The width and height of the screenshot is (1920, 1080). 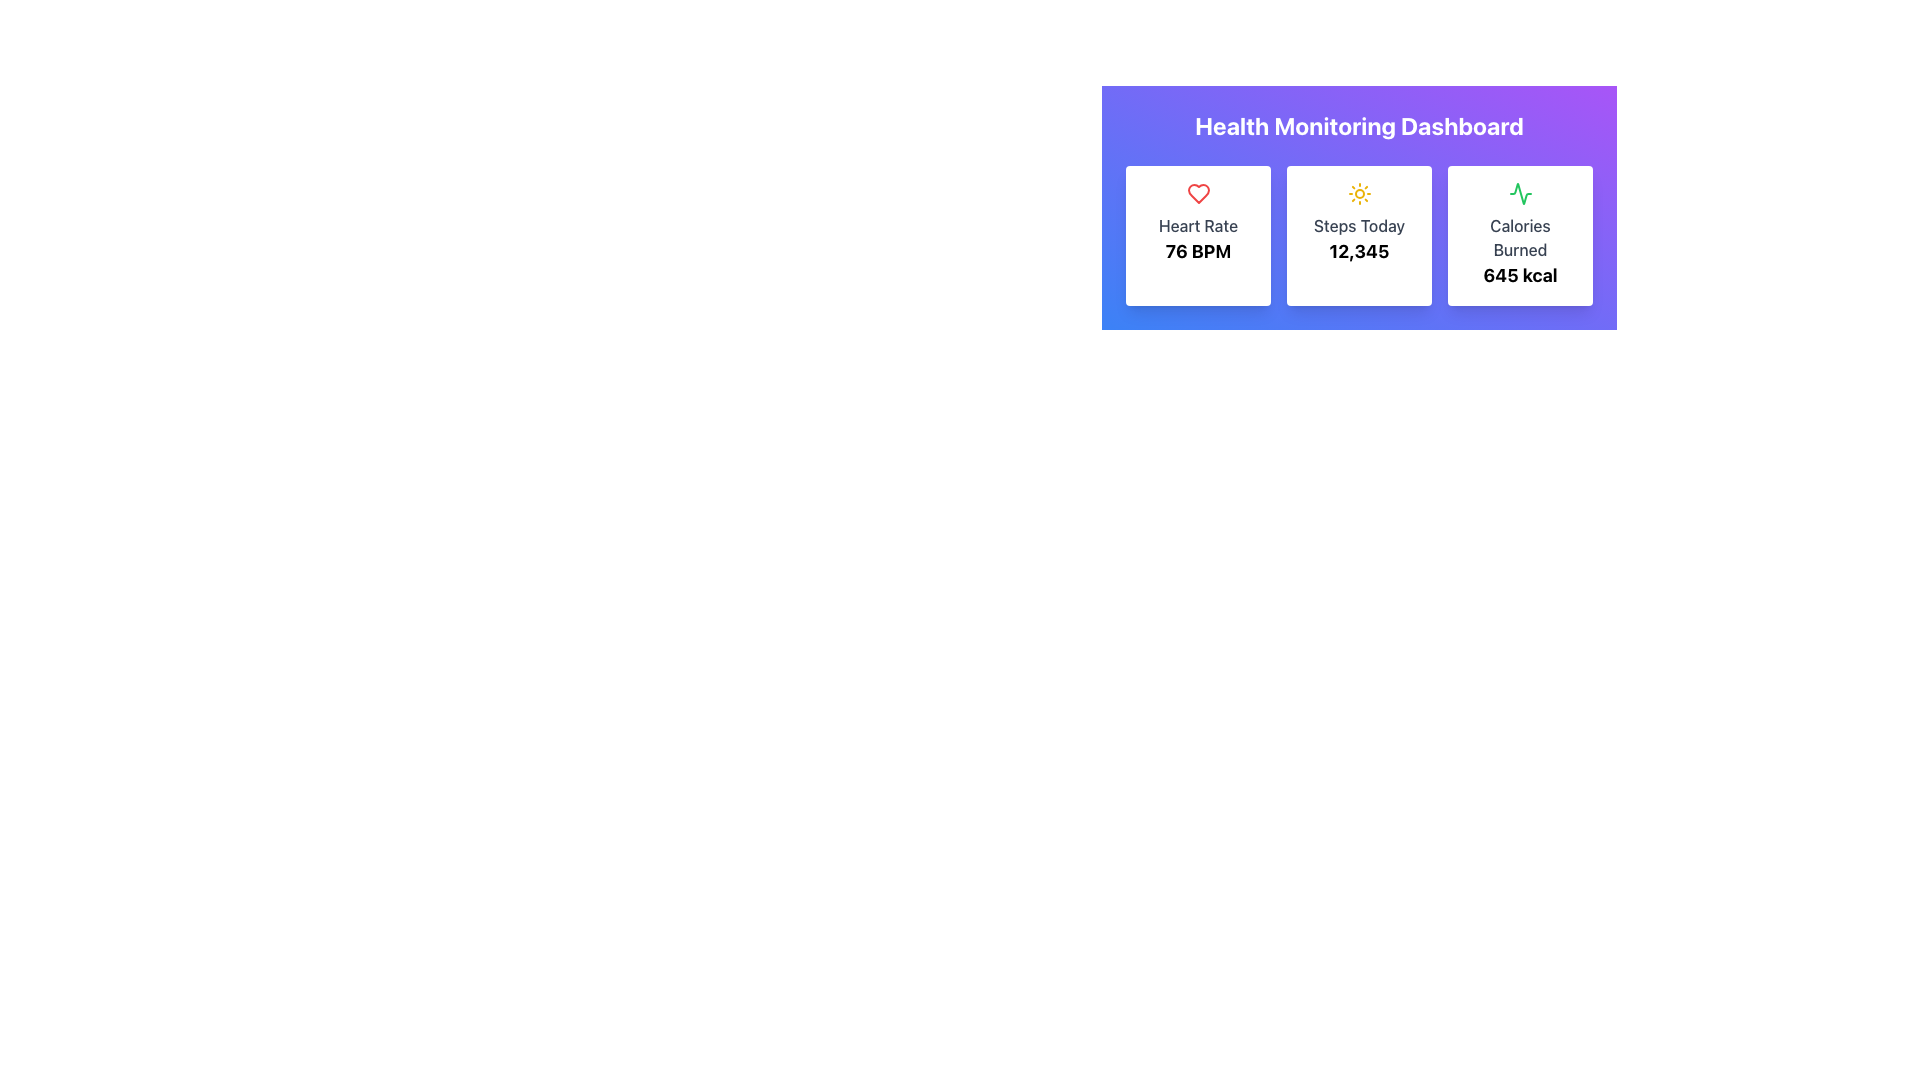 What do you see at coordinates (1198, 234) in the screenshot?
I see `the Information card displaying the user's heart rate in BPM` at bounding box center [1198, 234].